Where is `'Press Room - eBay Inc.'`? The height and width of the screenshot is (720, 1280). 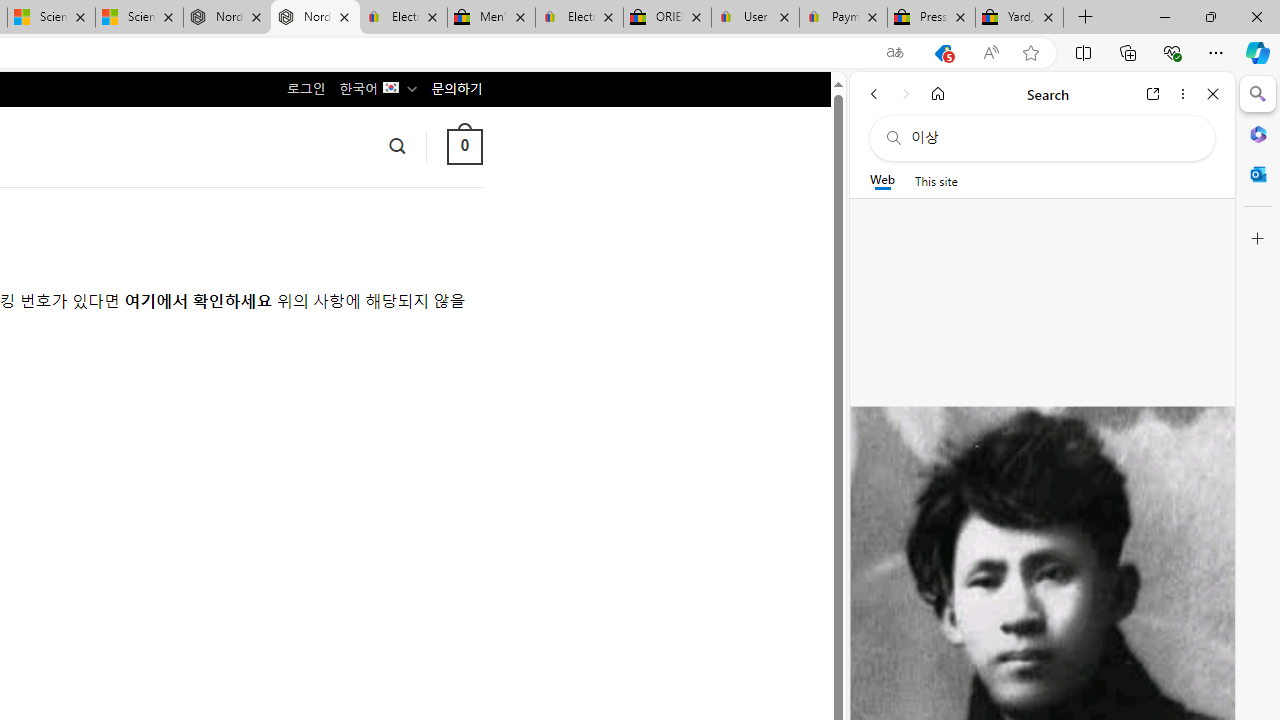
'Press Room - eBay Inc.' is located at coordinates (930, 17).